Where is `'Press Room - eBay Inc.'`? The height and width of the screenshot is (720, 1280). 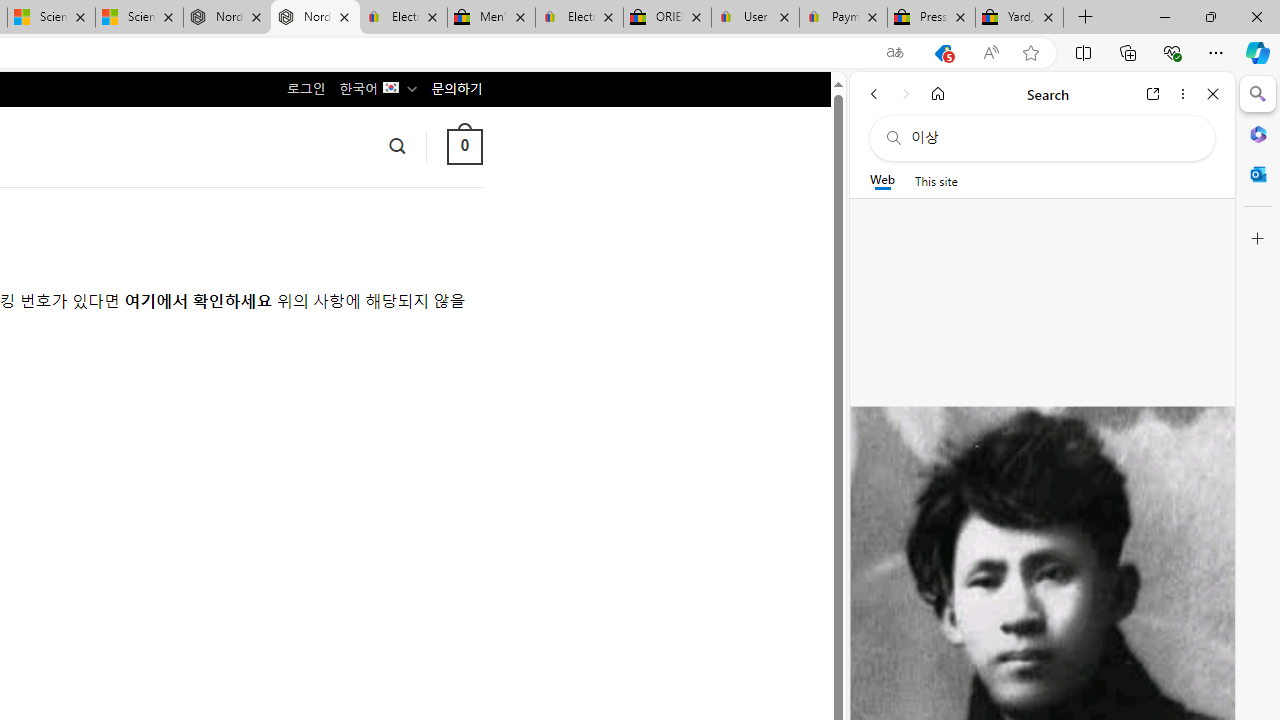
'Press Room - eBay Inc.' is located at coordinates (930, 17).